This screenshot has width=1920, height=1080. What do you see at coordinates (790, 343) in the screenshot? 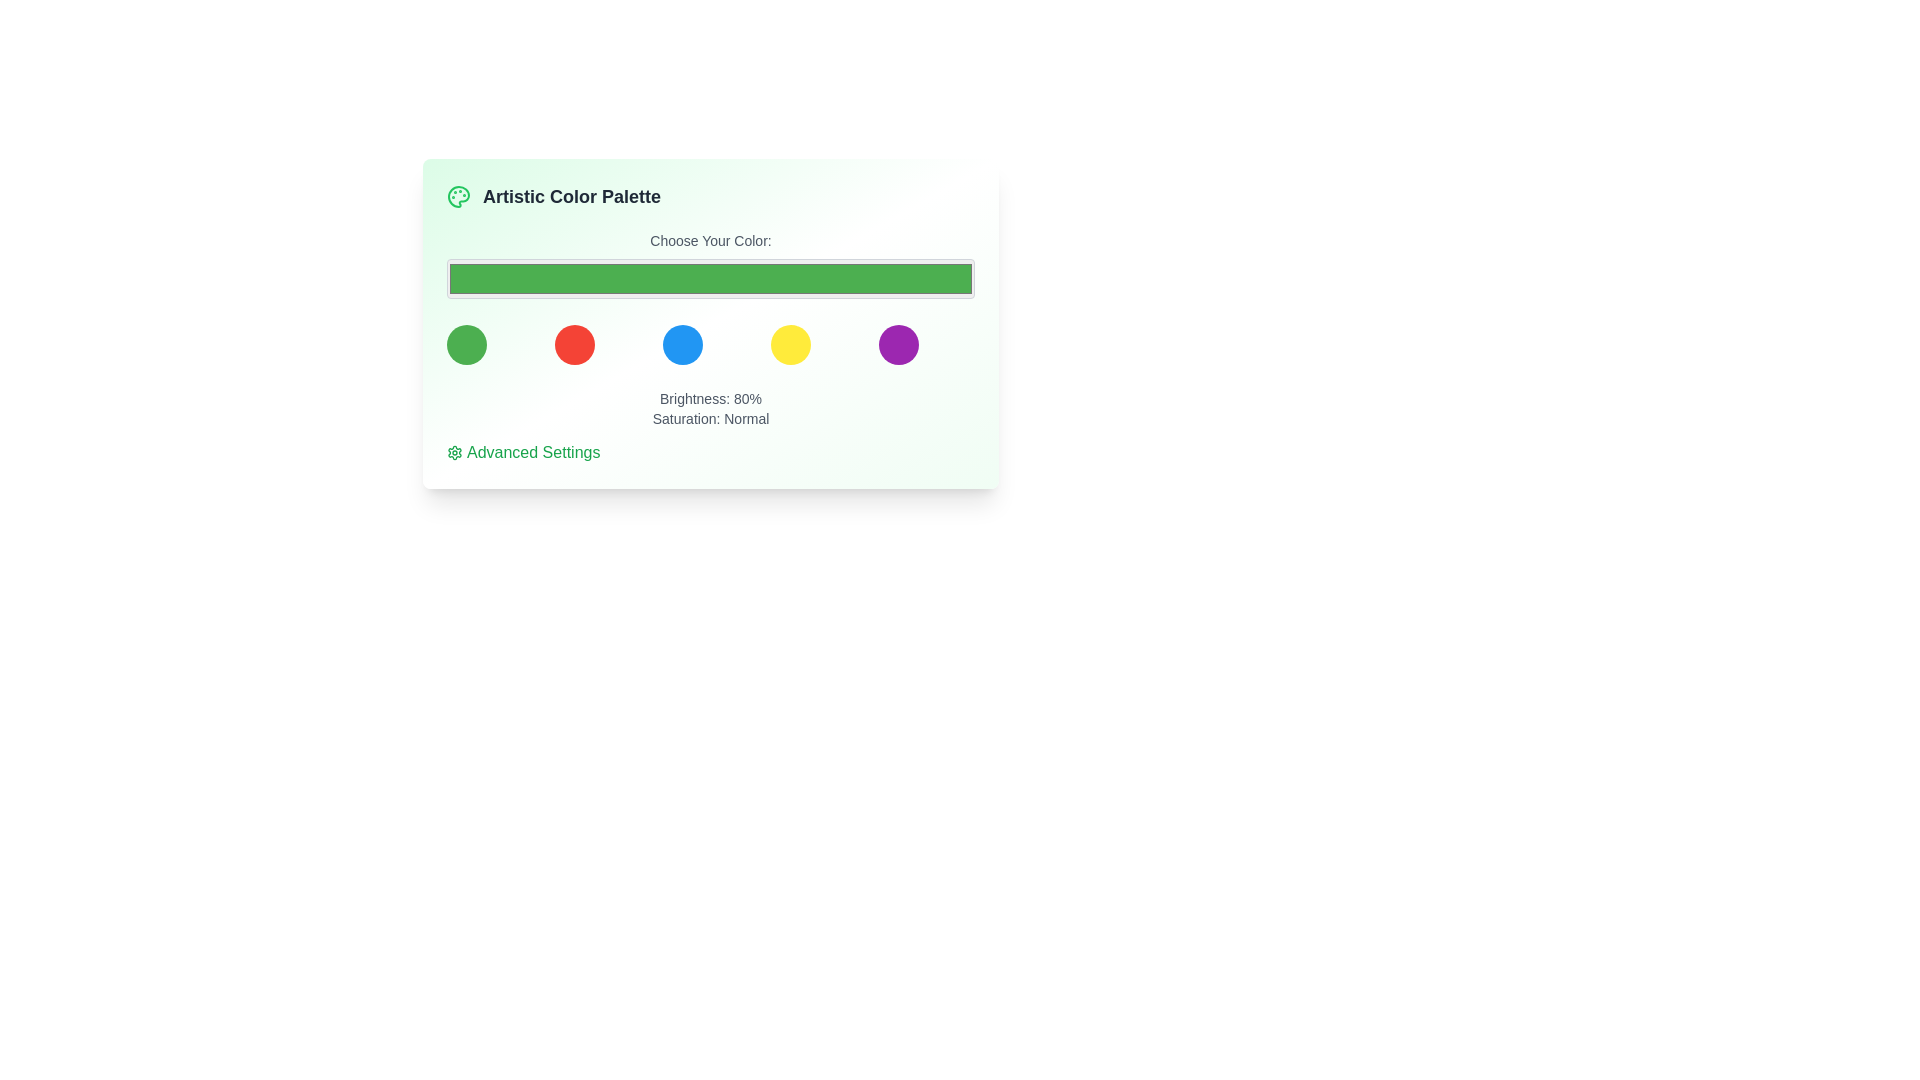
I see `the fourth circular Color picker button with a bright yellow background` at bounding box center [790, 343].